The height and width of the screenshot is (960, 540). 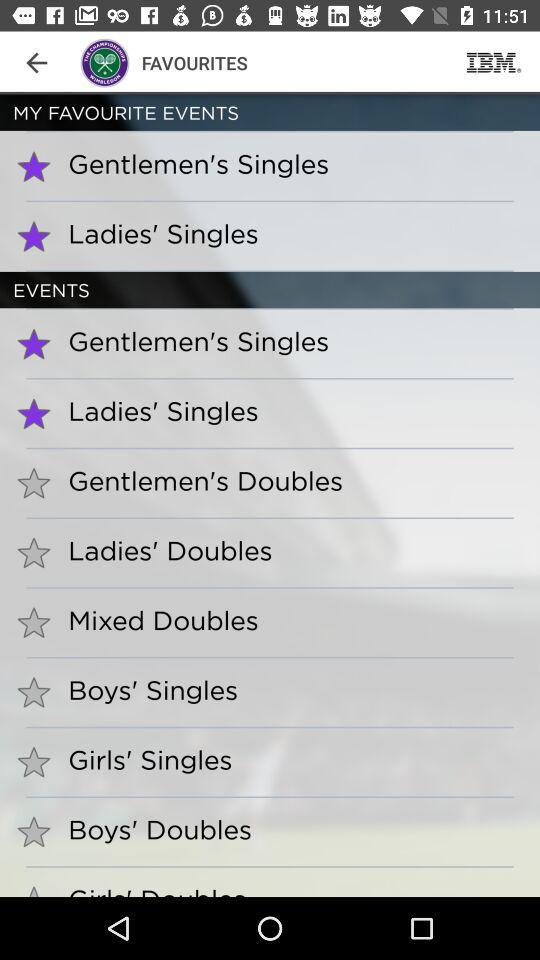 I want to click on the my favourite events, so click(x=270, y=112).